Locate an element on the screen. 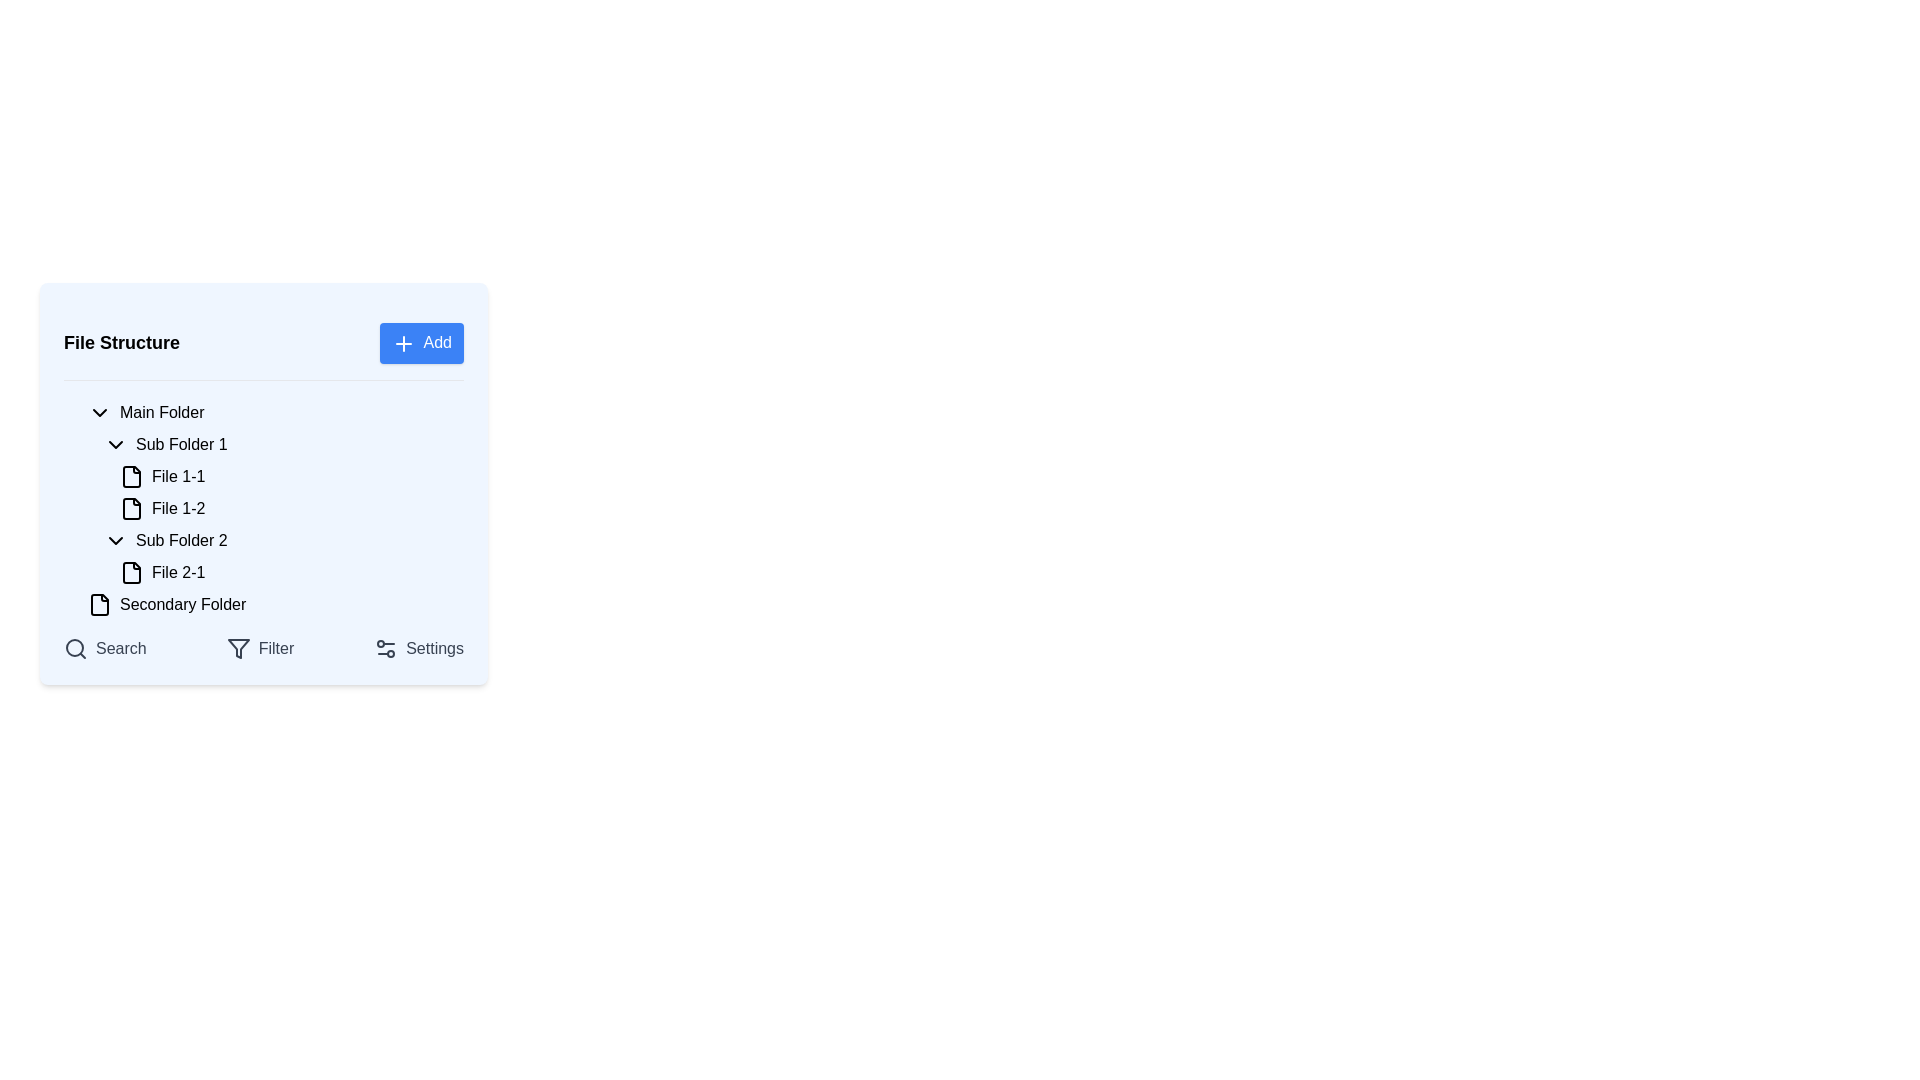  the text label for the file named 'File 2-1' is located at coordinates (178, 572).